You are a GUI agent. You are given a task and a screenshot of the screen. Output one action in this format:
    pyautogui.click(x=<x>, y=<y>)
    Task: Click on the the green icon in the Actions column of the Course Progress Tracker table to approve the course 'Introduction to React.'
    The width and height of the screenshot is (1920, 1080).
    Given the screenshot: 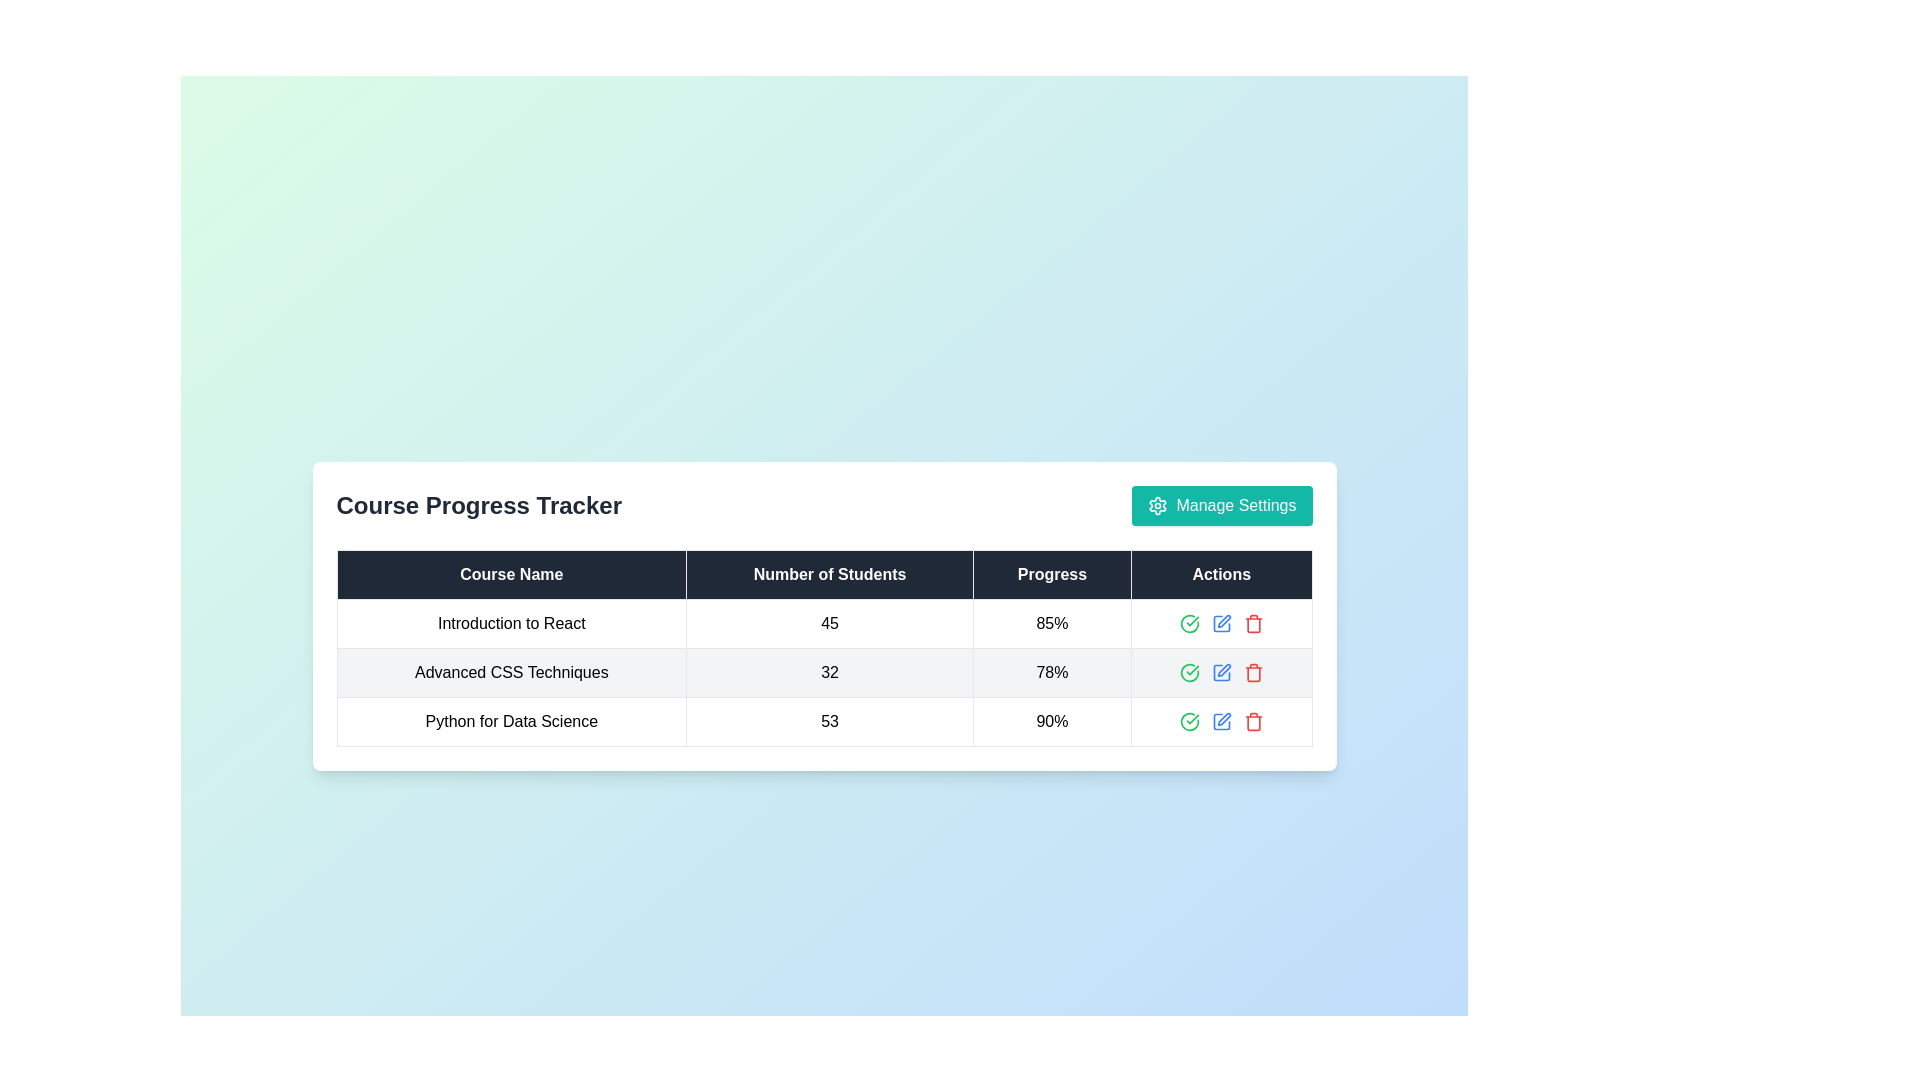 What is the action you would take?
    pyautogui.click(x=1220, y=622)
    